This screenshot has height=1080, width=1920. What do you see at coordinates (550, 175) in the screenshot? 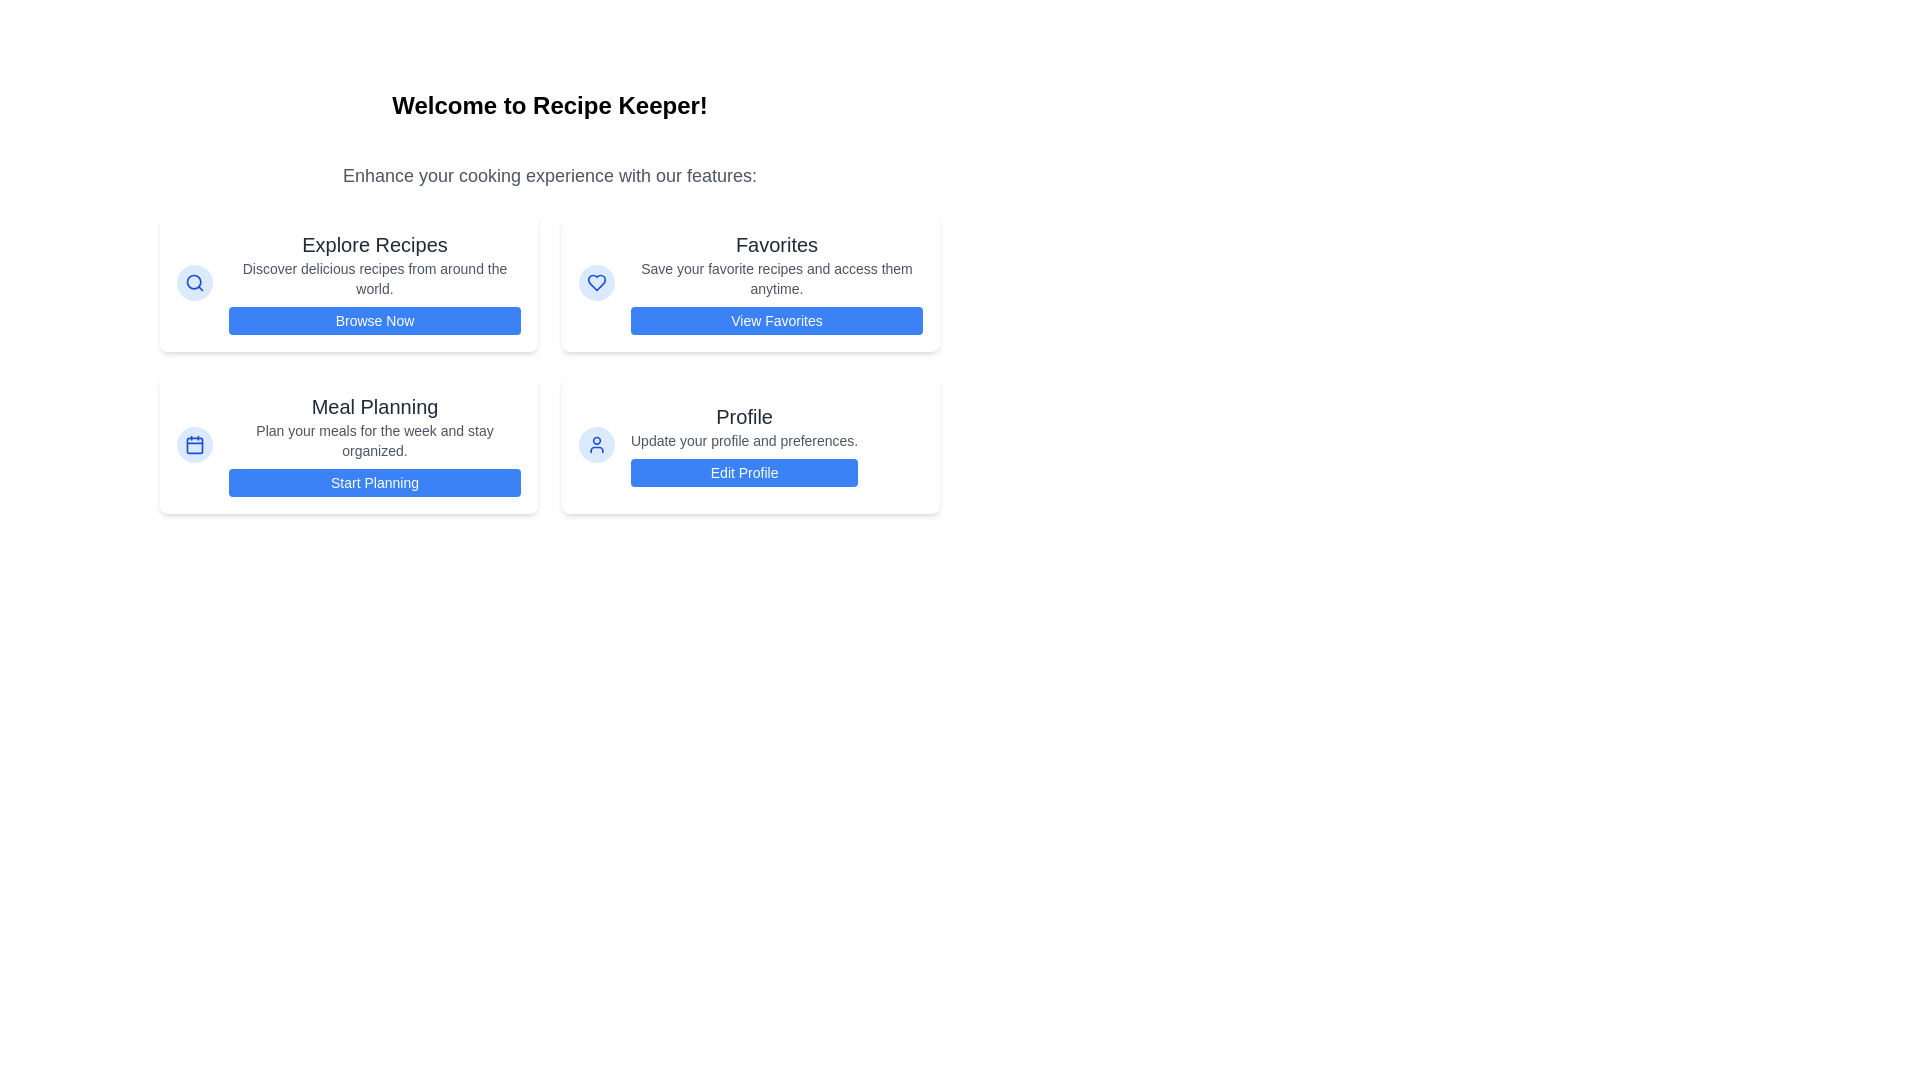
I see `the text element that reads 'Enhance your cooking experience with our features:', which is styled in a large, gray font and is centrally aligned beneath the title 'Welcome to Recipe Keeper!'` at bounding box center [550, 175].